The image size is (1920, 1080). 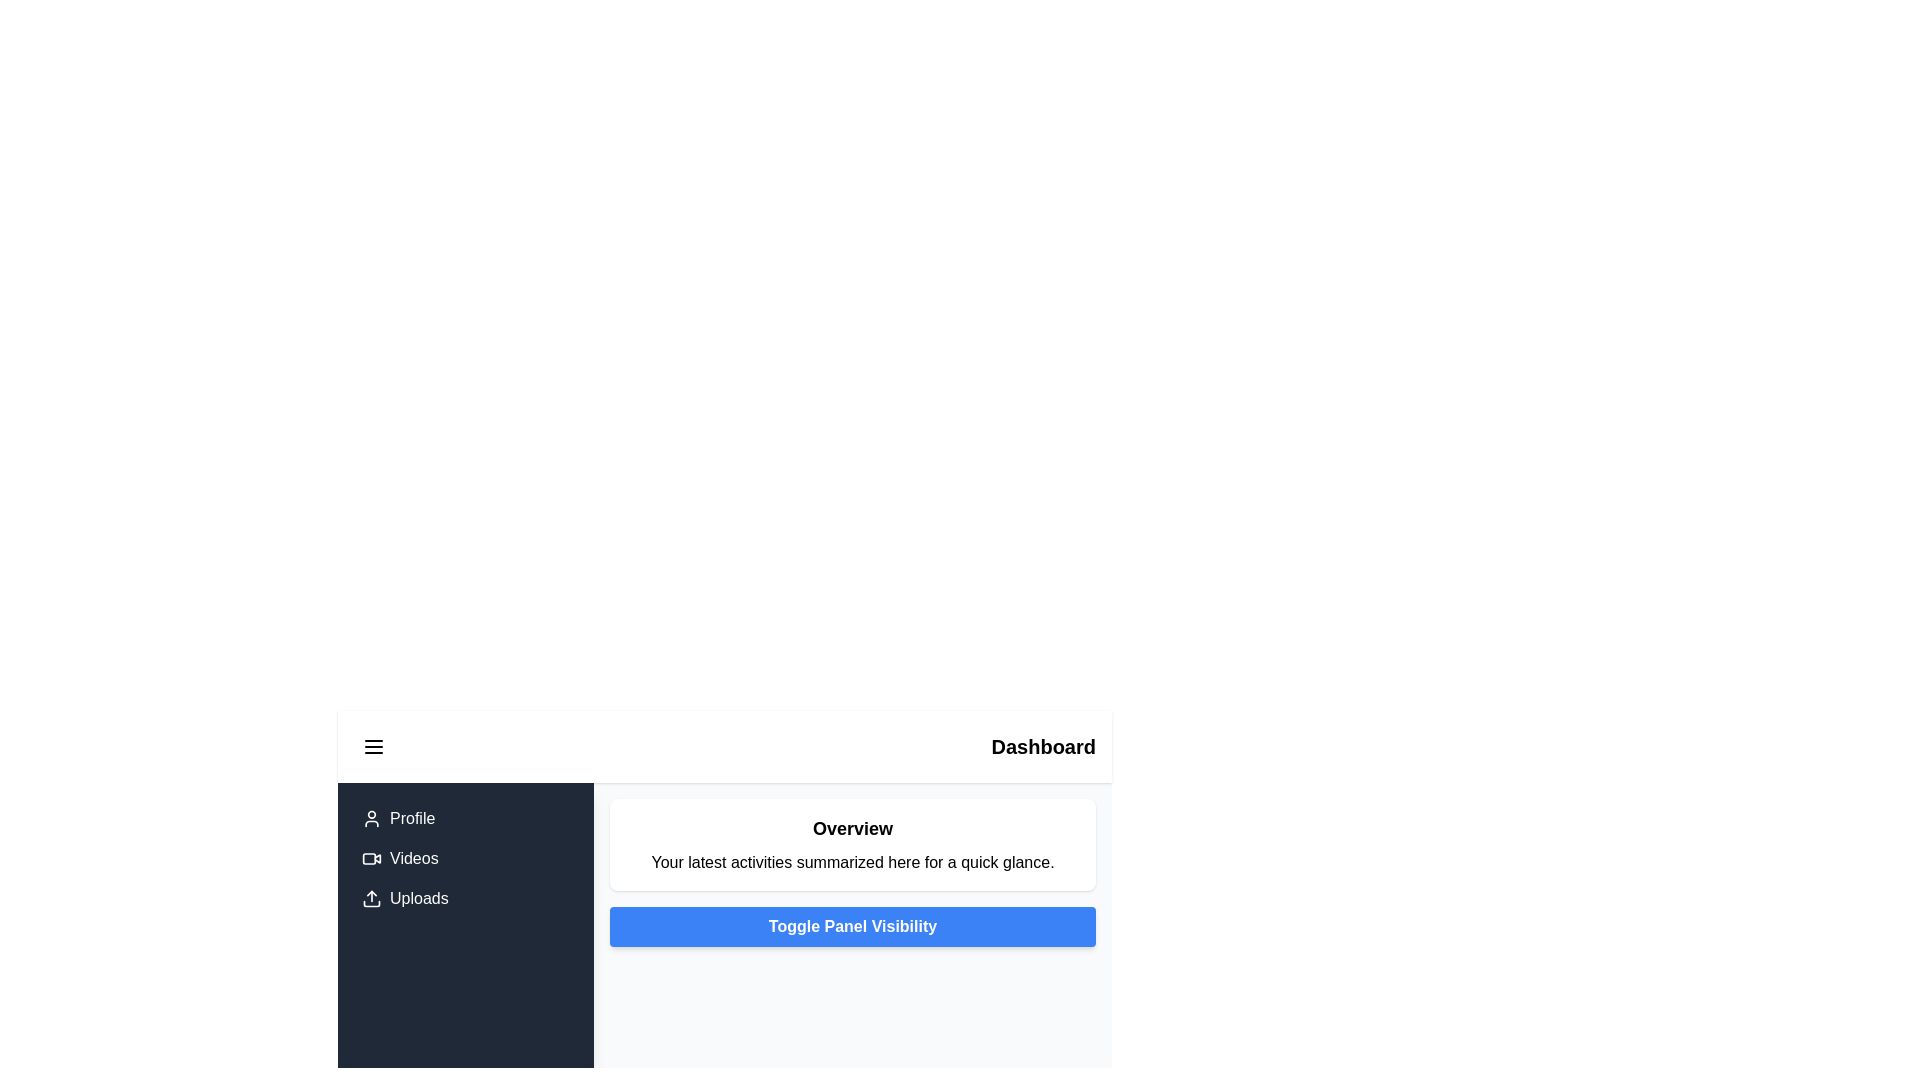 I want to click on the 'Overview' text label, which is displayed in bold black font at the top of the card component, so click(x=853, y=829).